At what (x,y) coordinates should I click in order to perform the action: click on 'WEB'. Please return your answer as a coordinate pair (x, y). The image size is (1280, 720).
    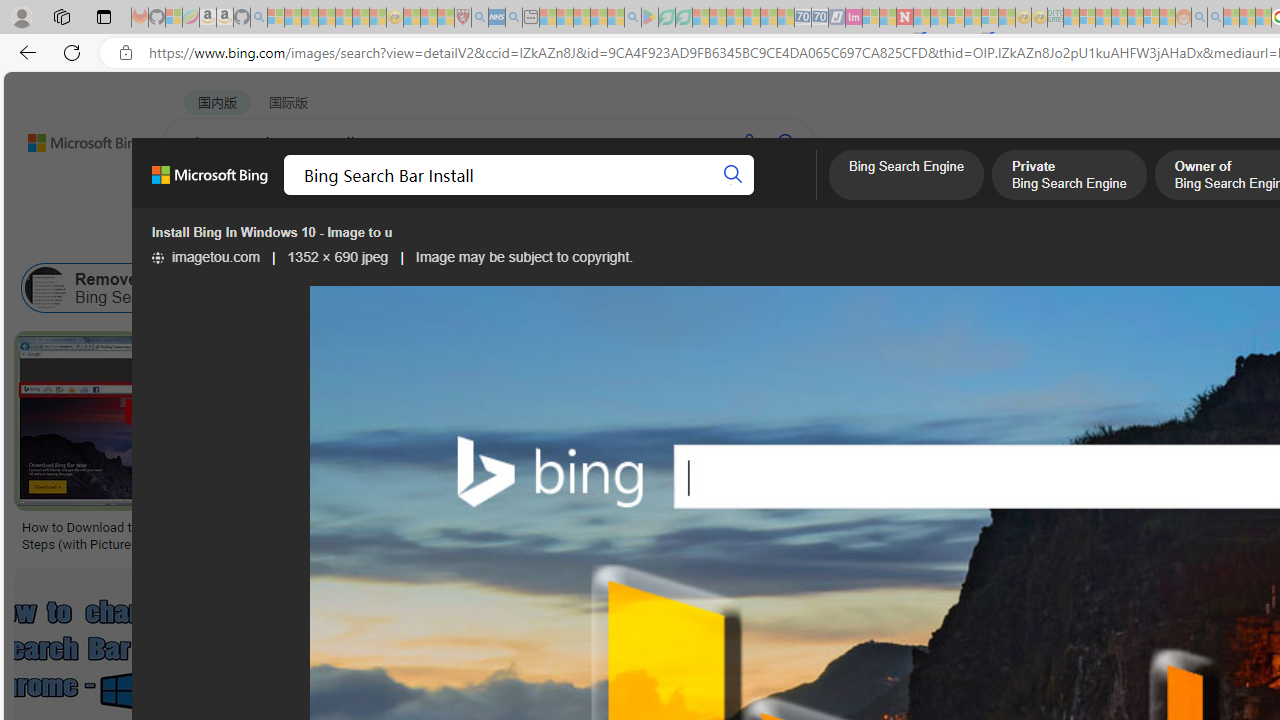
    Looking at the image, I should click on (201, 195).